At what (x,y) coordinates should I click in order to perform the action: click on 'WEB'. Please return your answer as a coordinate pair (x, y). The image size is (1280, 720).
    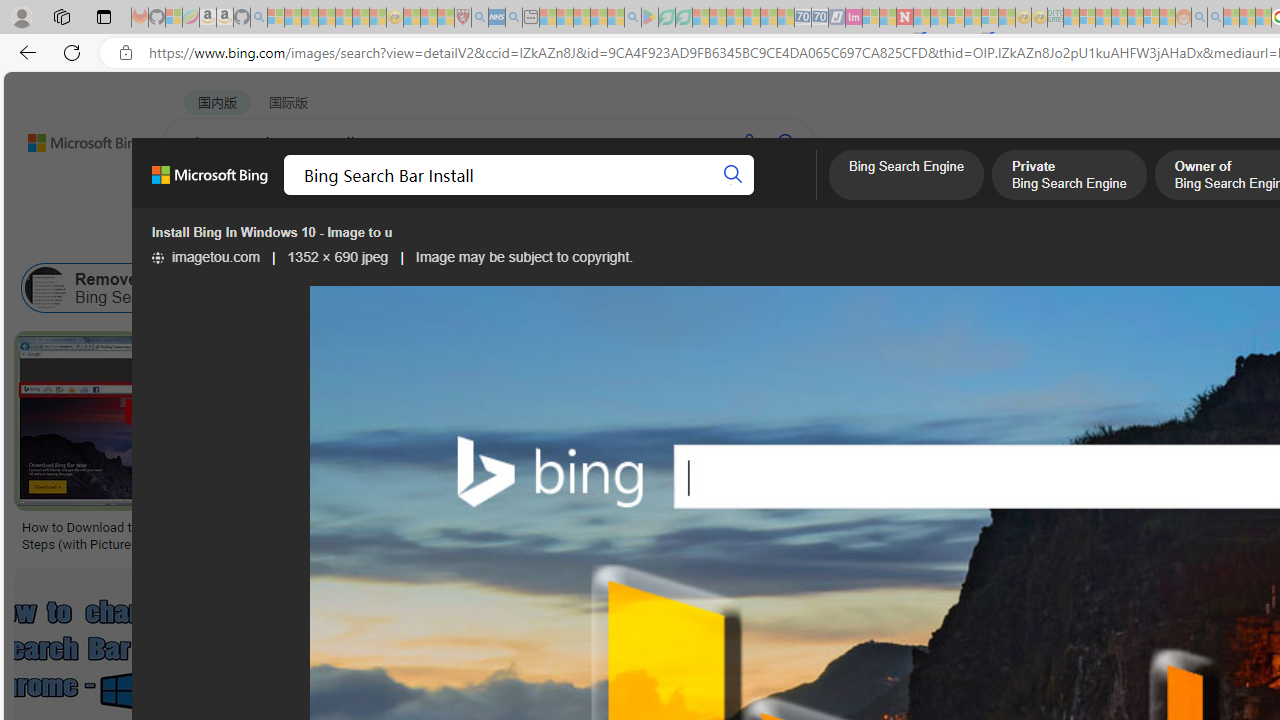
    Looking at the image, I should click on (201, 195).